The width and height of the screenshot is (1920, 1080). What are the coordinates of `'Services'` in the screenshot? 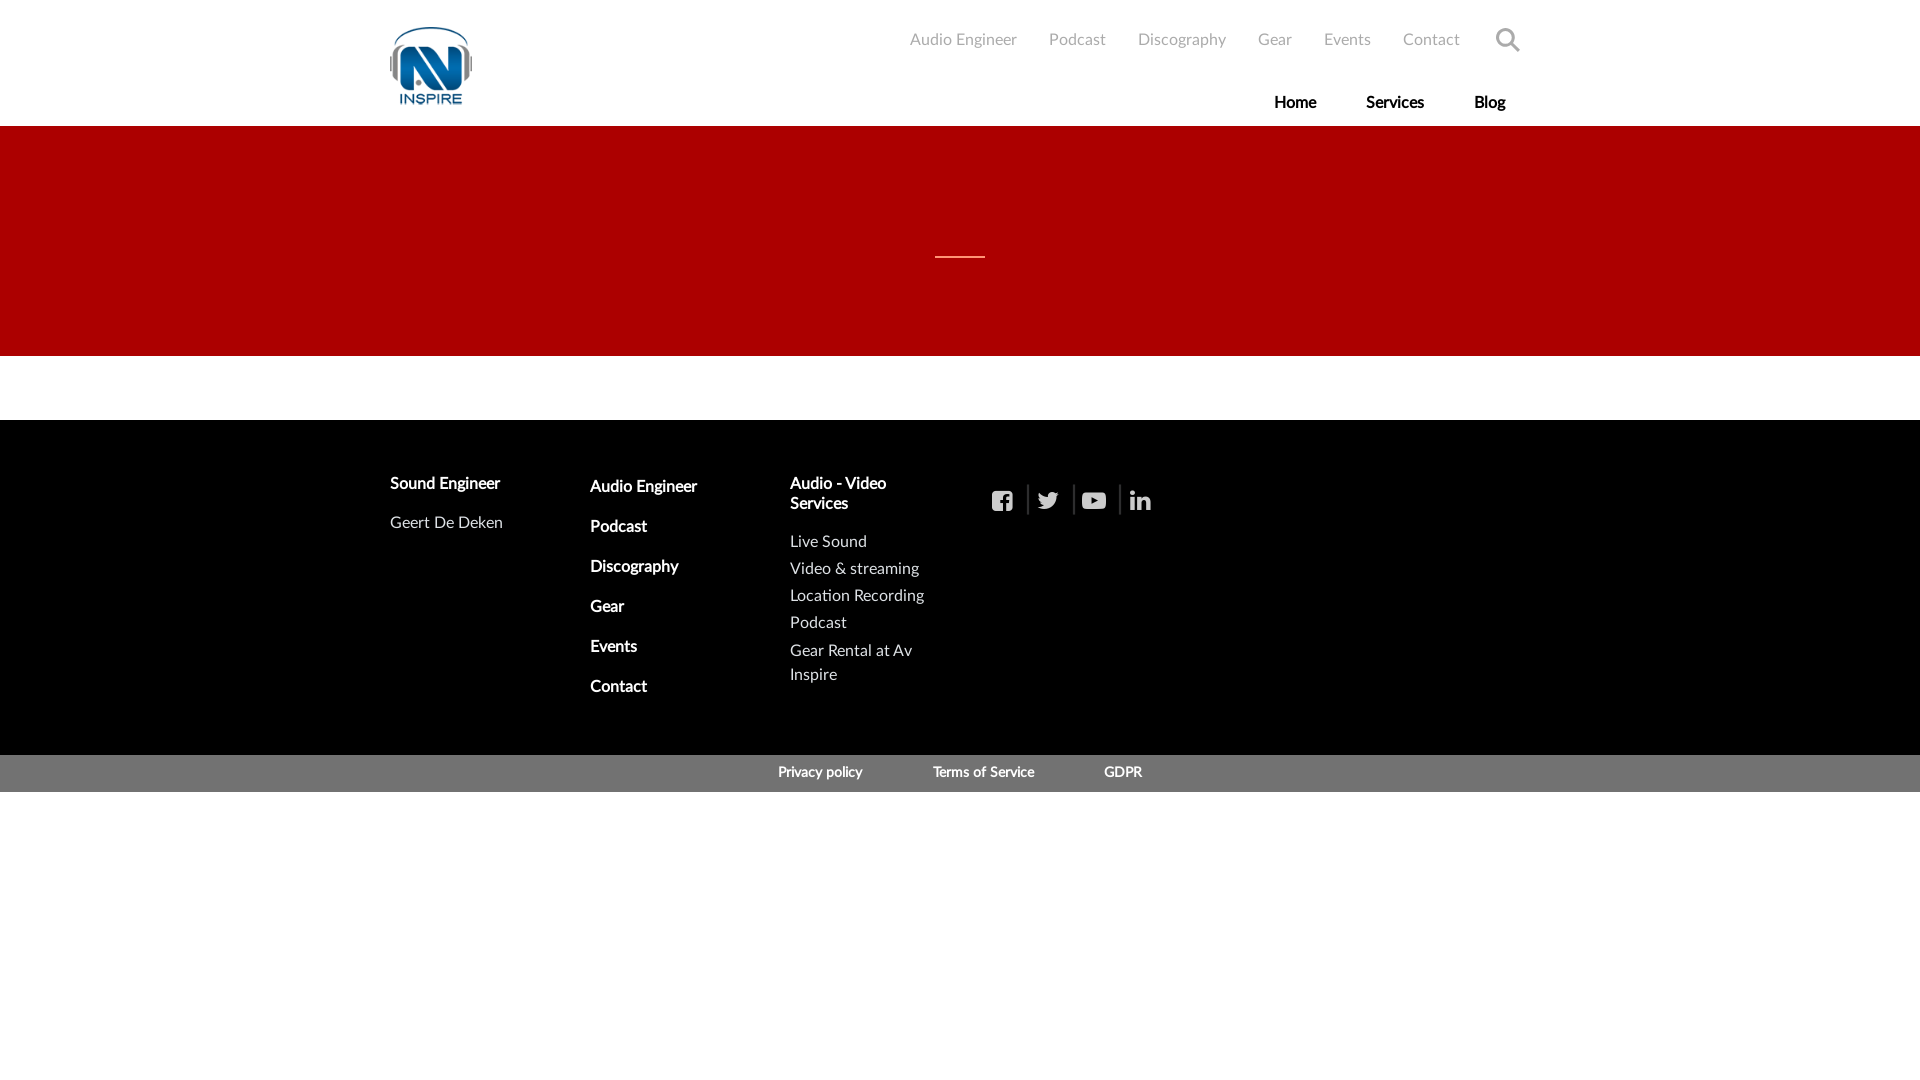 It's located at (1394, 103).